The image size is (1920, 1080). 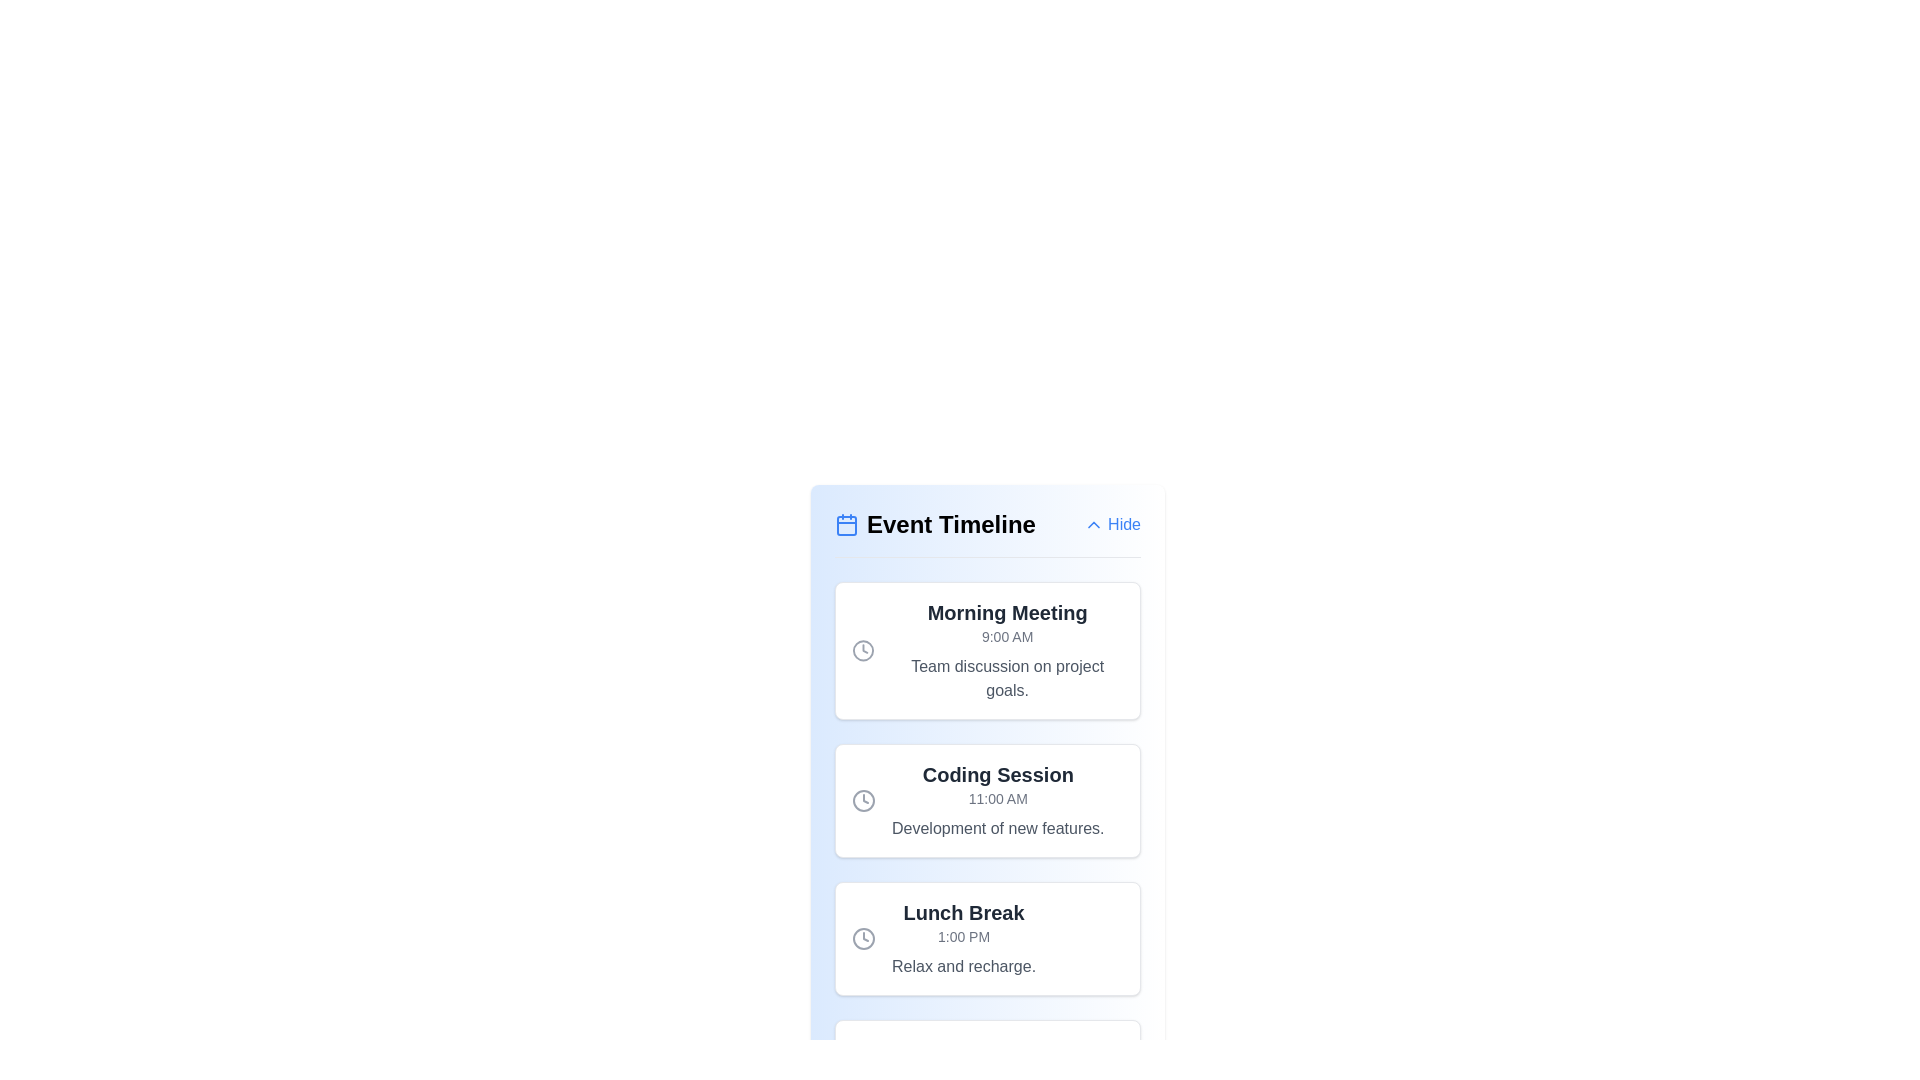 What do you see at coordinates (863, 651) in the screenshot?
I see `the time indicator icon associated with the 'Morning Meeting' event card, located next to the text '9:00 AM' on the left side of the card in the 'Event Timeline'` at bounding box center [863, 651].